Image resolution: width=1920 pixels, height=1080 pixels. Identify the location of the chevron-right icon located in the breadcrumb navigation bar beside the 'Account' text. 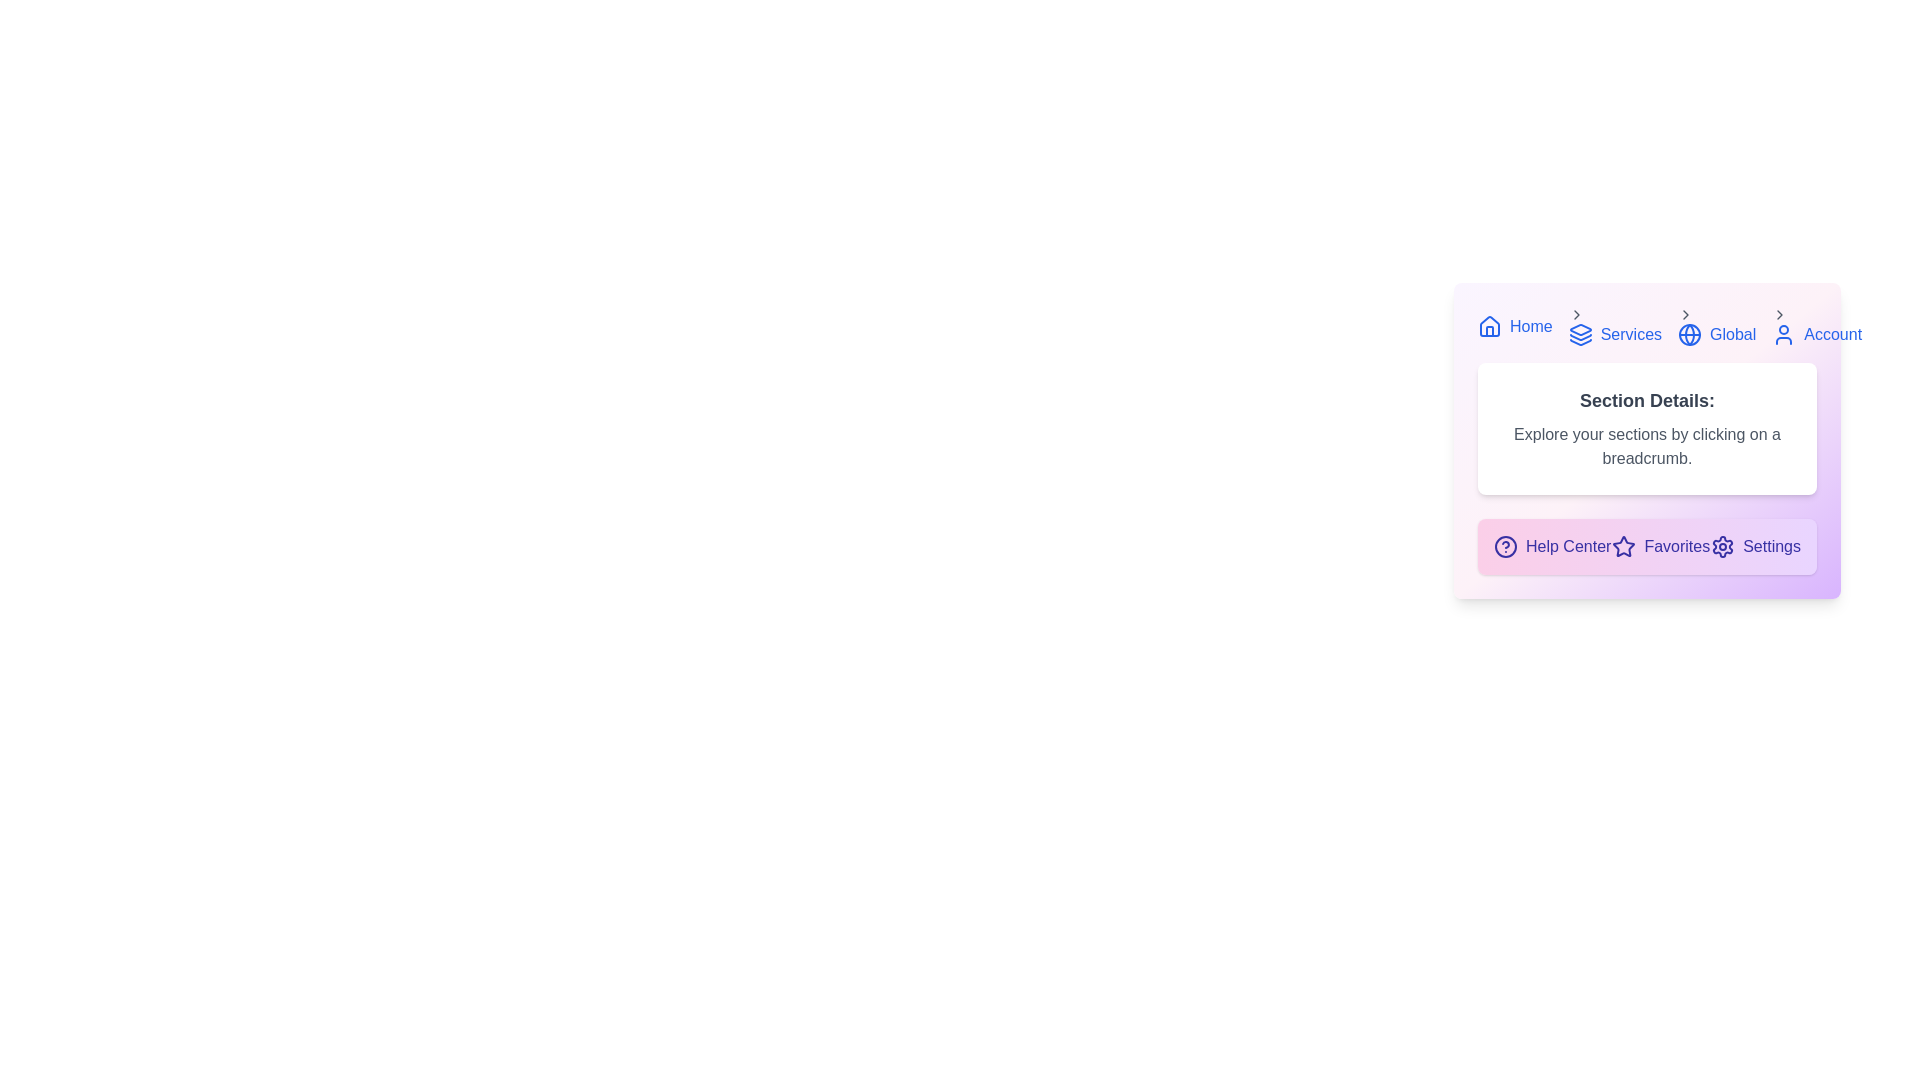
(1780, 315).